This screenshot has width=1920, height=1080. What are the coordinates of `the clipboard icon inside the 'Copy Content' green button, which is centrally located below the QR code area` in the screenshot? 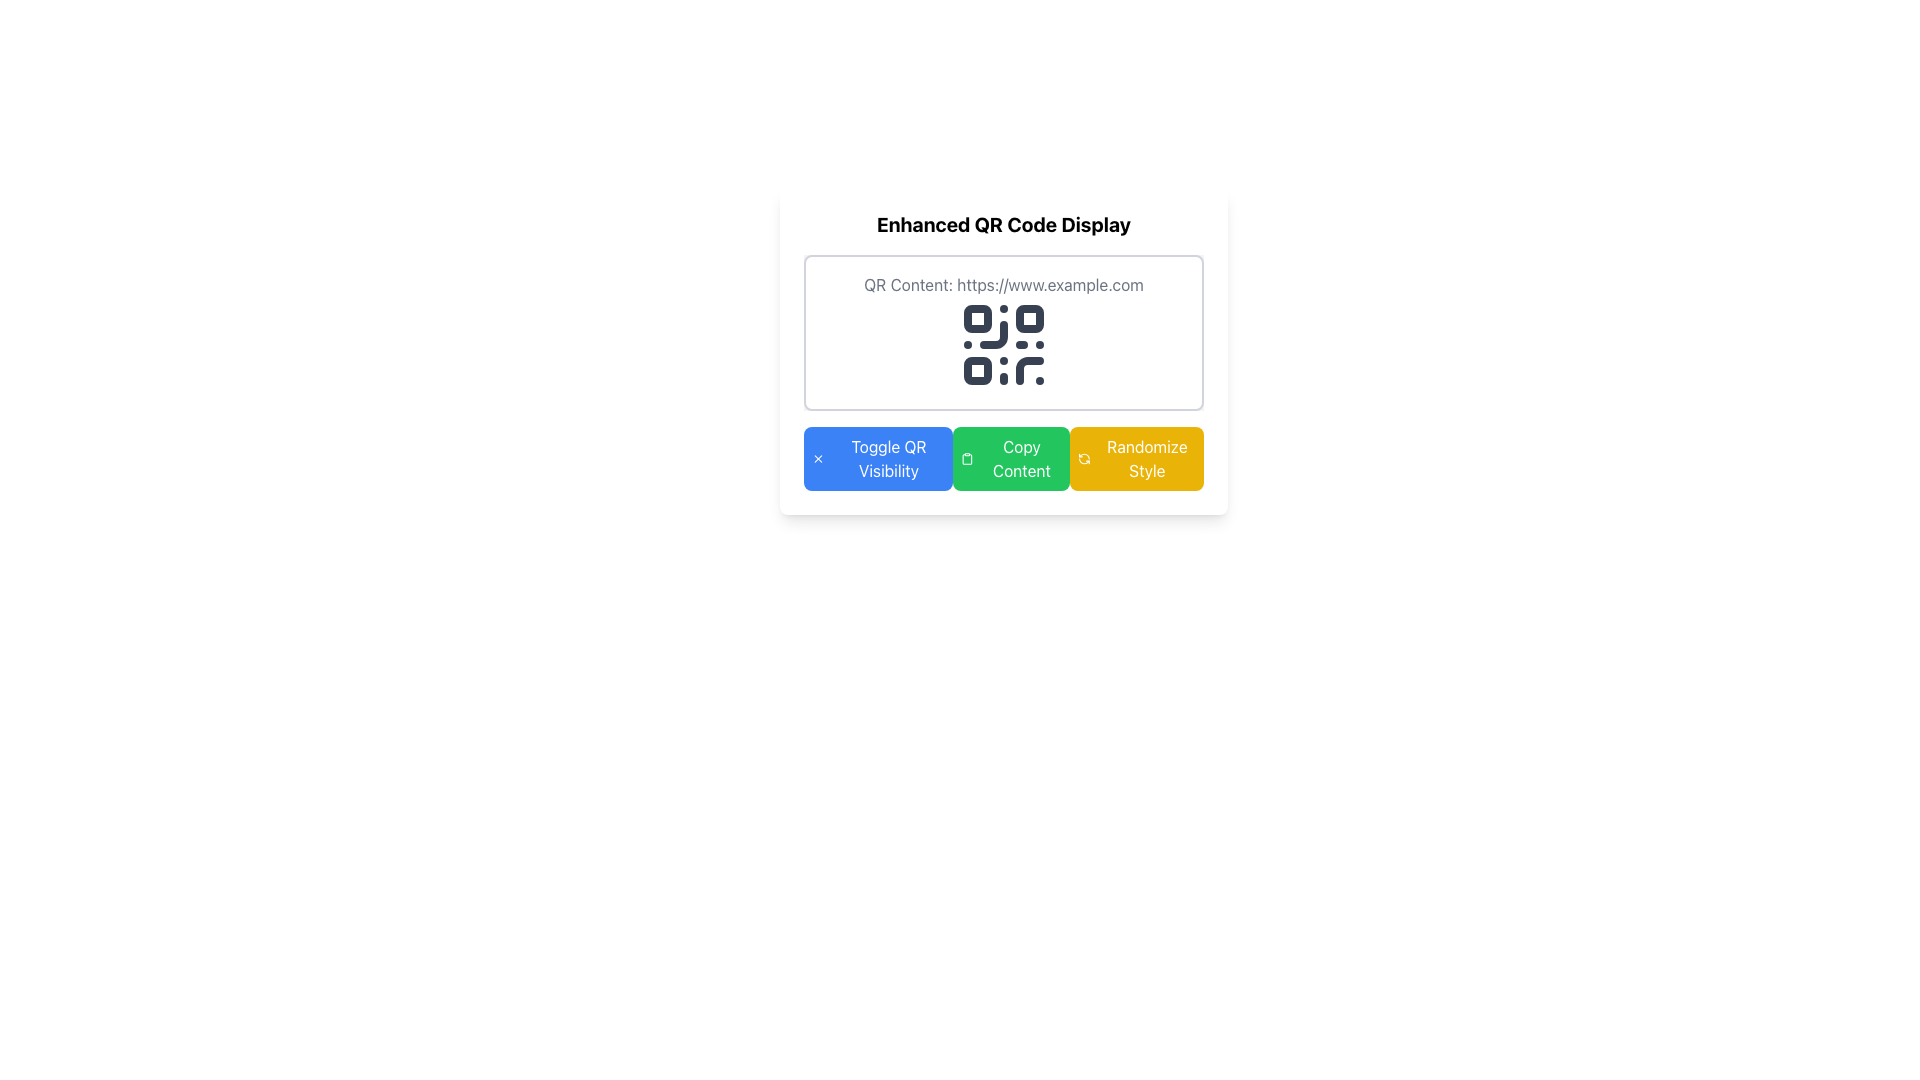 It's located at (967, 459).